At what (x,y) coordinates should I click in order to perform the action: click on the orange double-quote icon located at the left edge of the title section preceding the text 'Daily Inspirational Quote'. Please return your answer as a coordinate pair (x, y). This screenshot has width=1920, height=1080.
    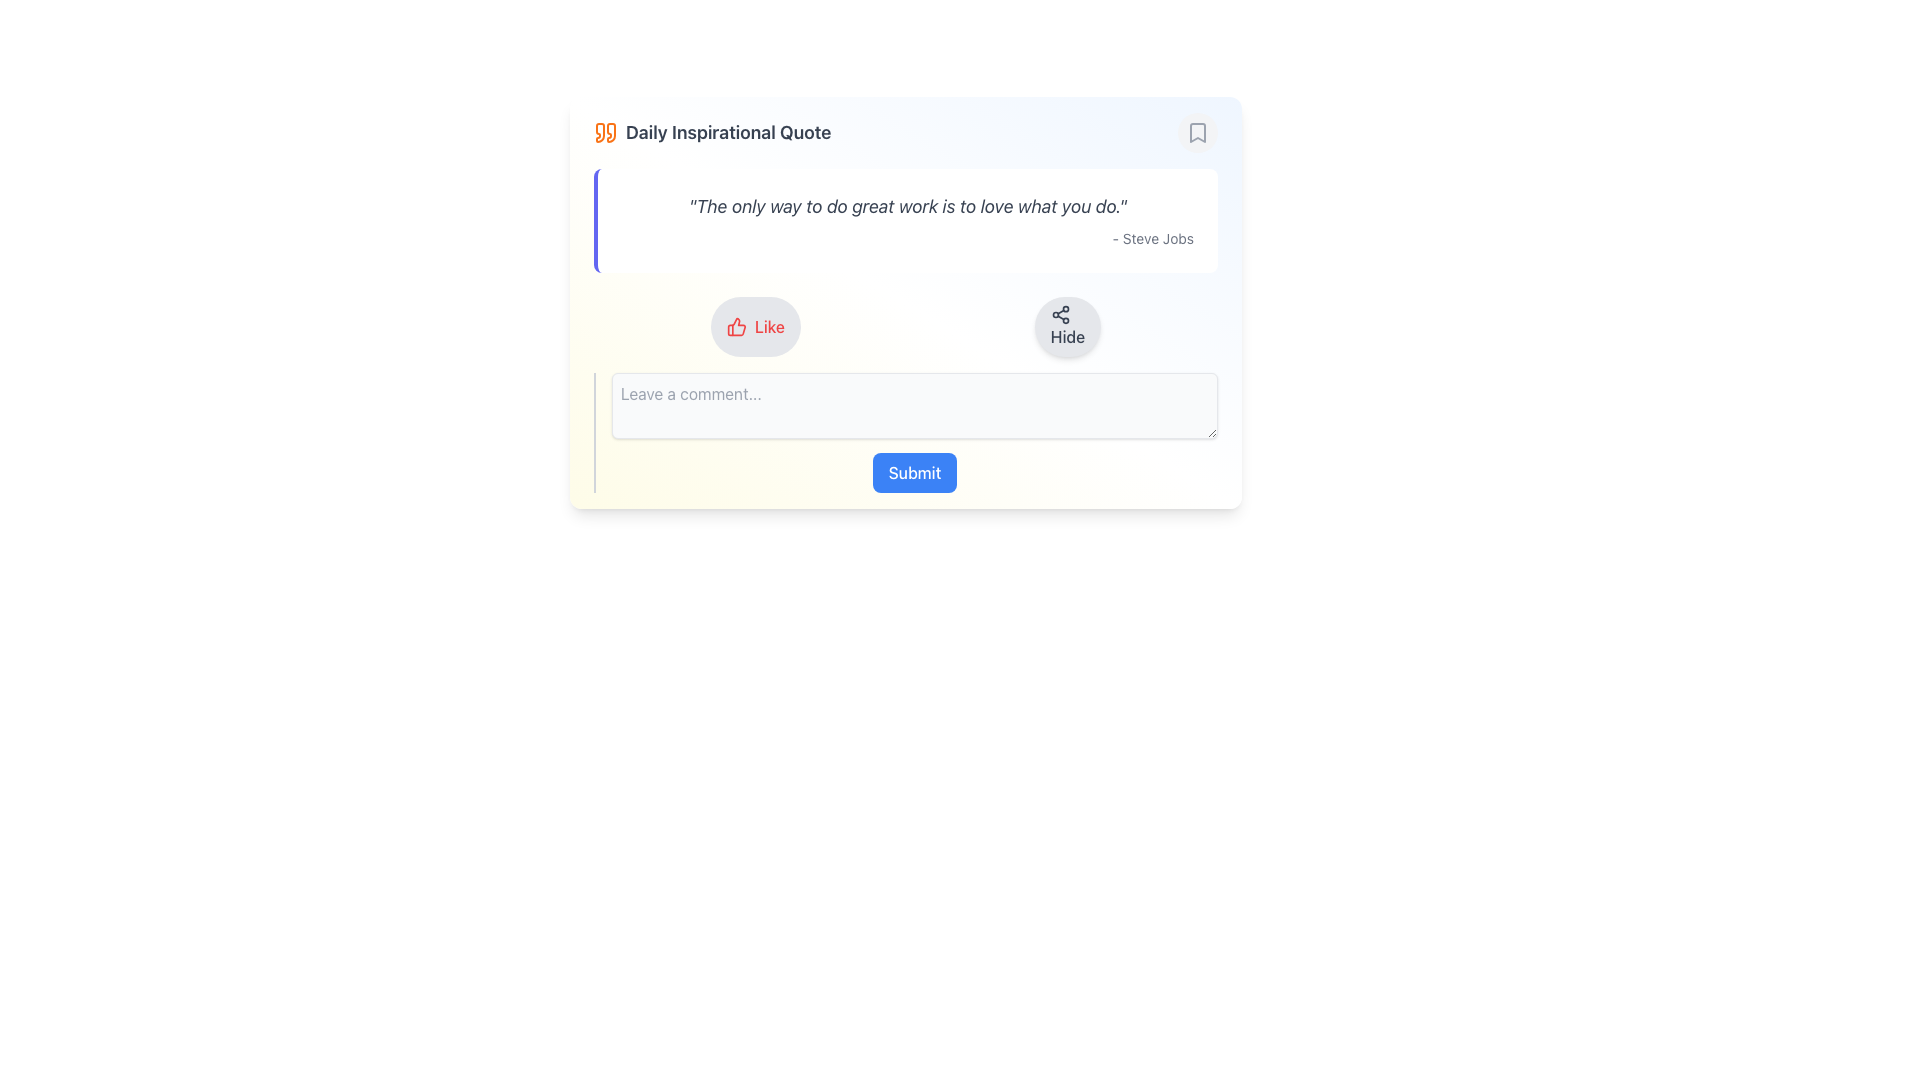
    Looking at the image, I should click on (604, 132).